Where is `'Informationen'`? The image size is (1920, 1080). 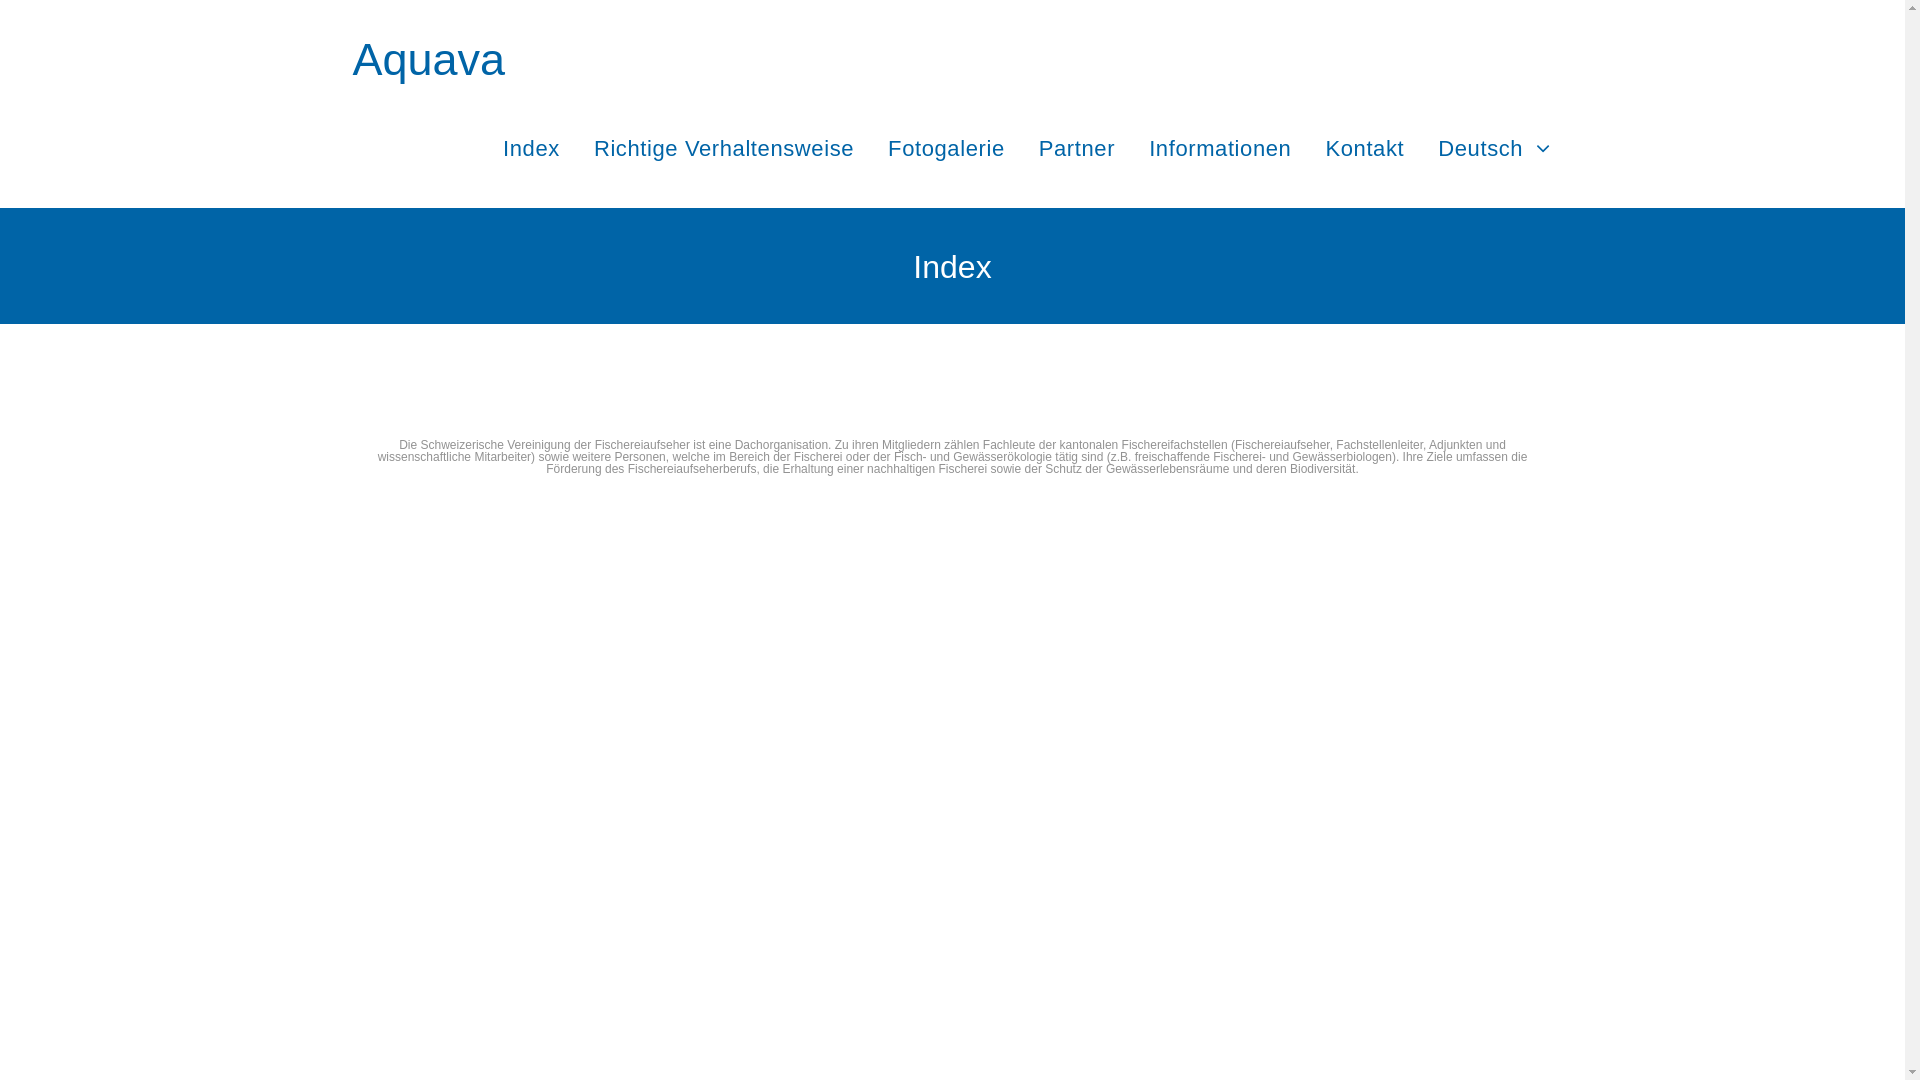 'Informationen' is located at coordinates (1218, 147).